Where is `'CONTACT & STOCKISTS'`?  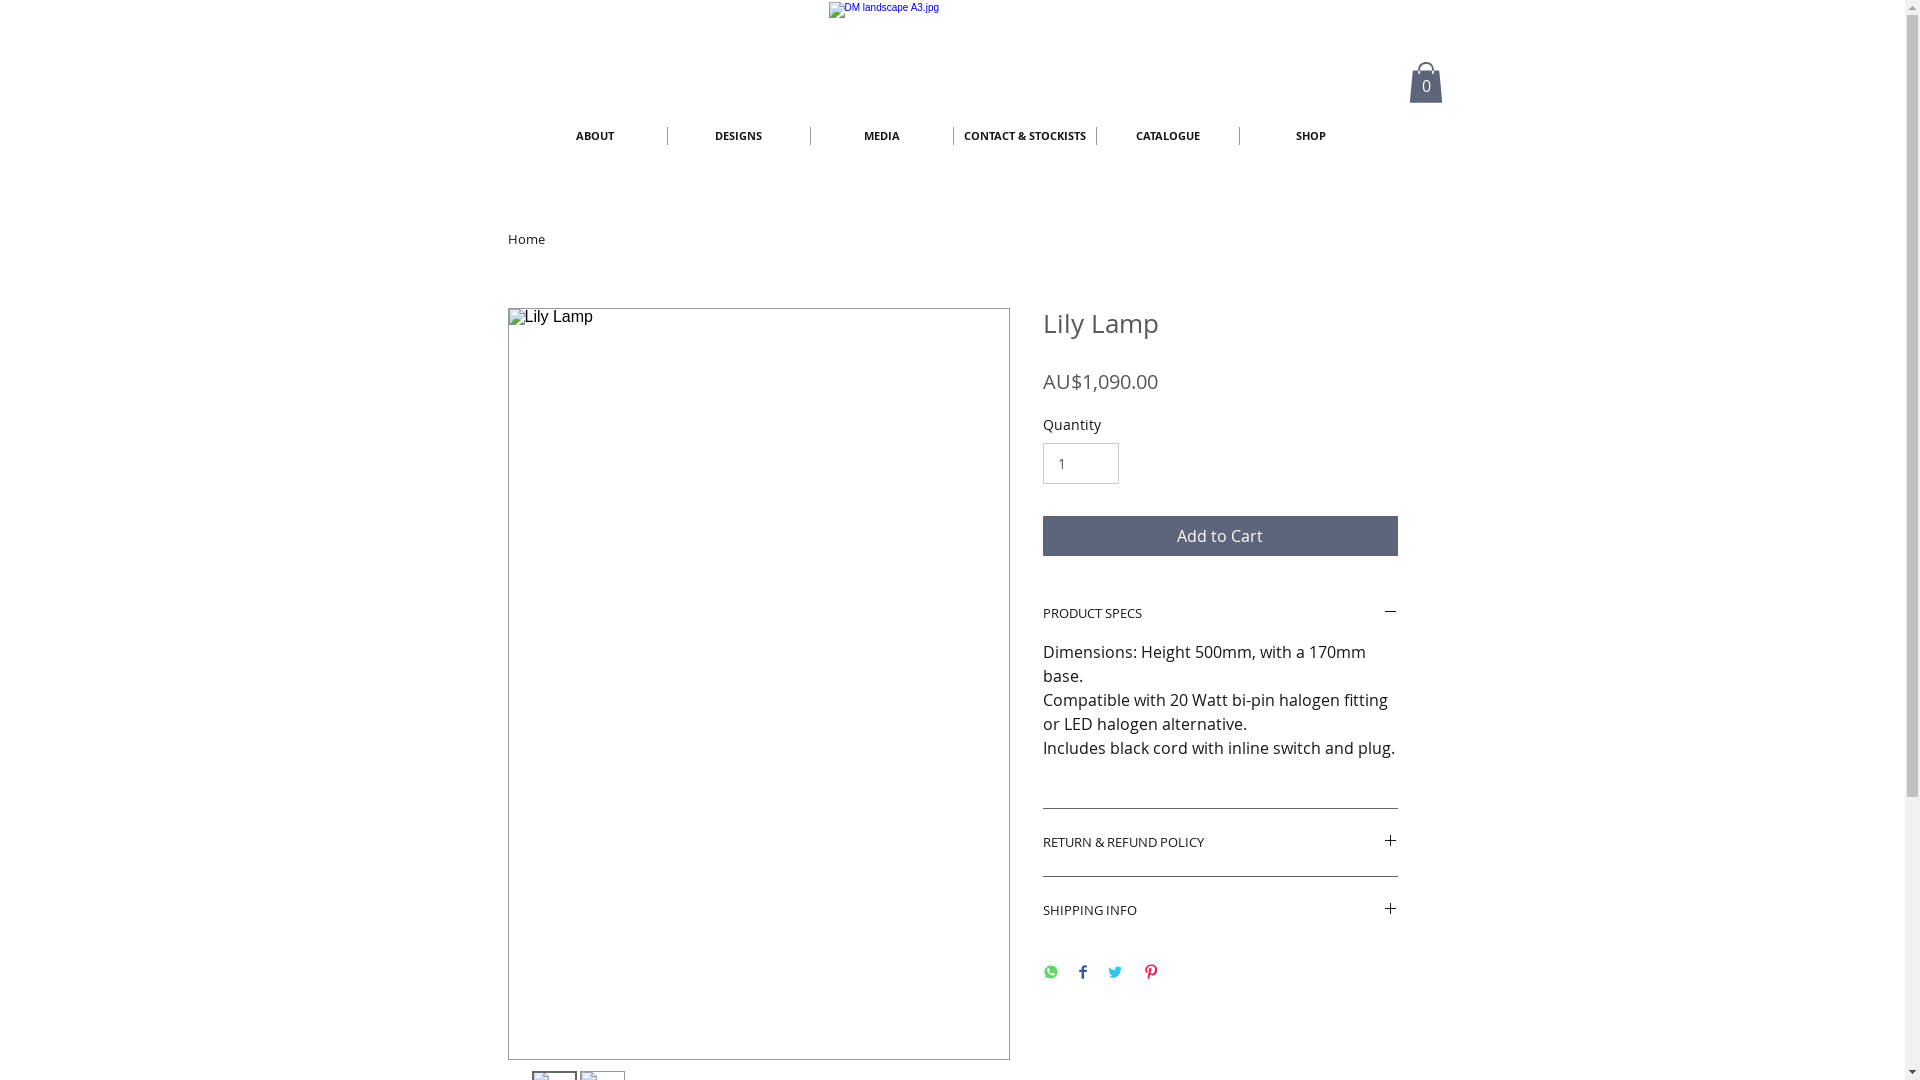
'CONTACT & STOCKISTS' is located at coordinates (953, 135).